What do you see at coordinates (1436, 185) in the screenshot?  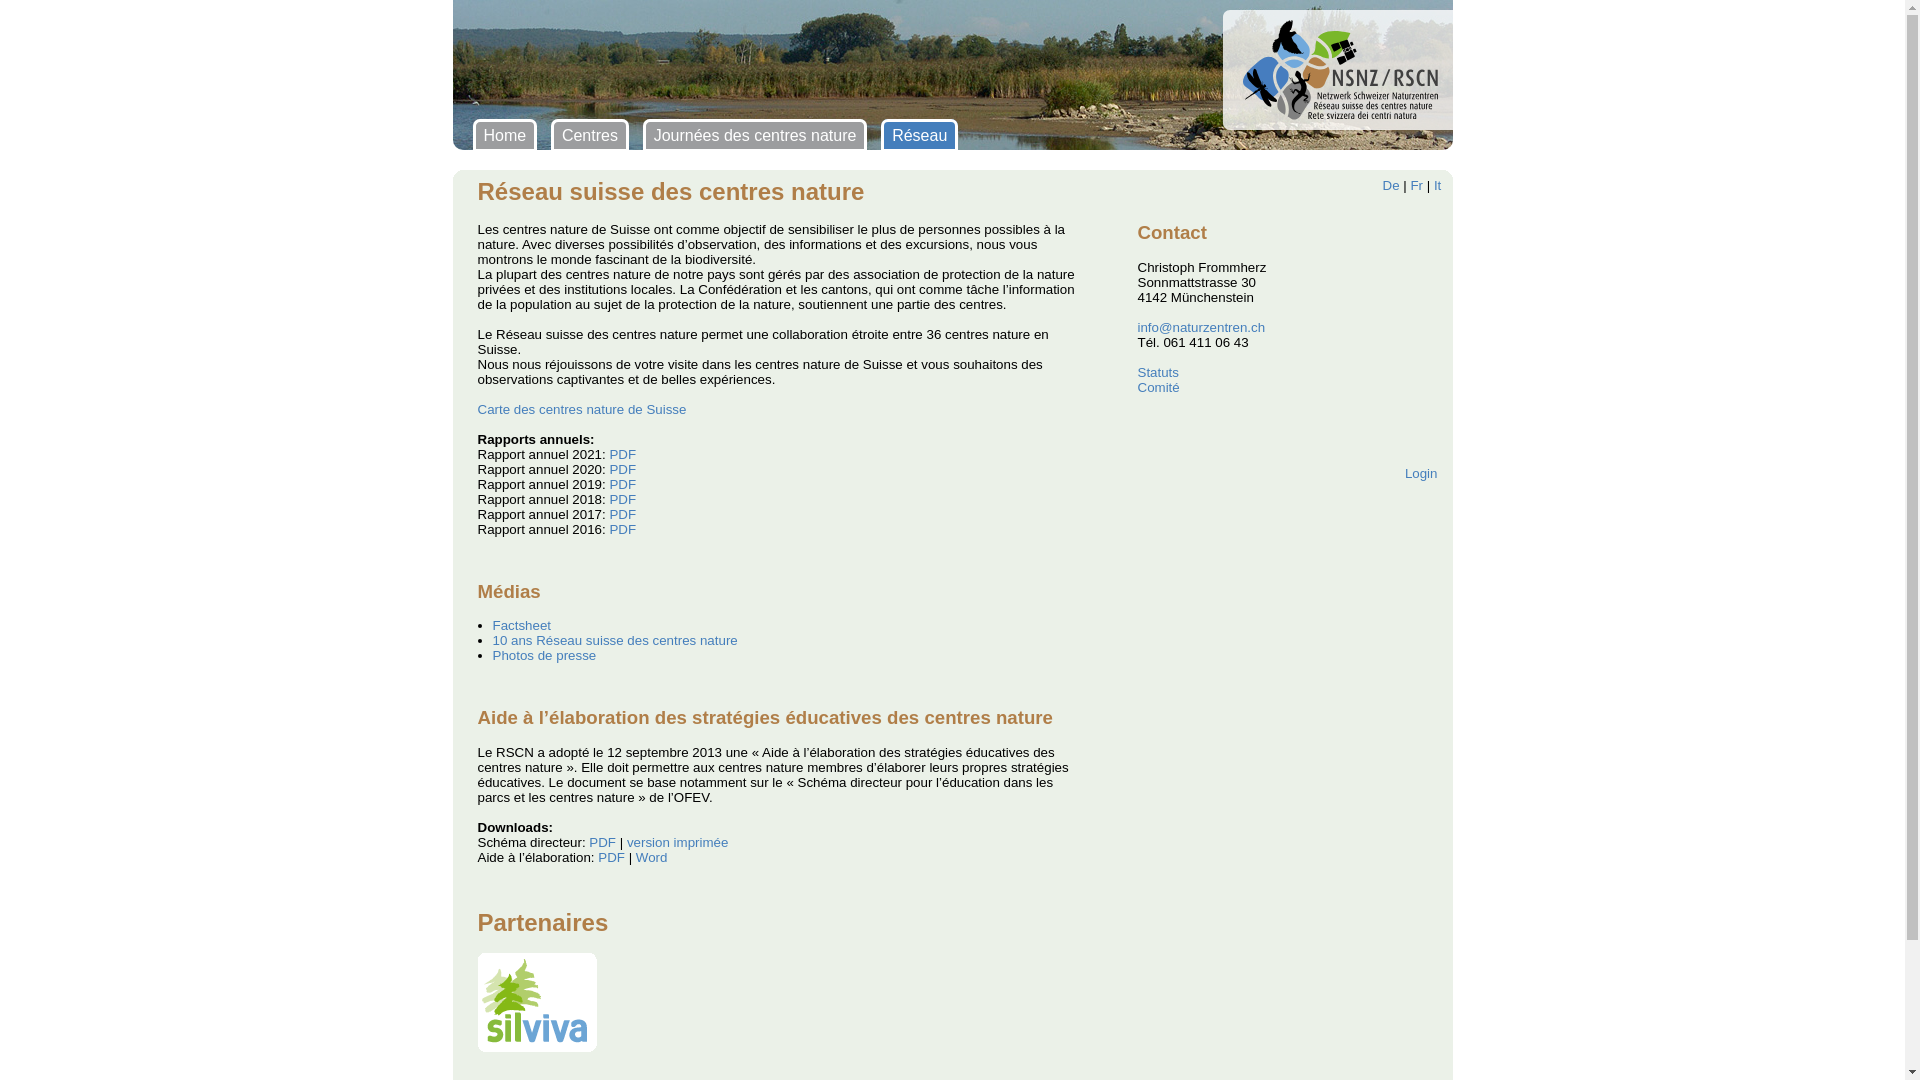 I see `'It'` at bounding box center [1436, 185].